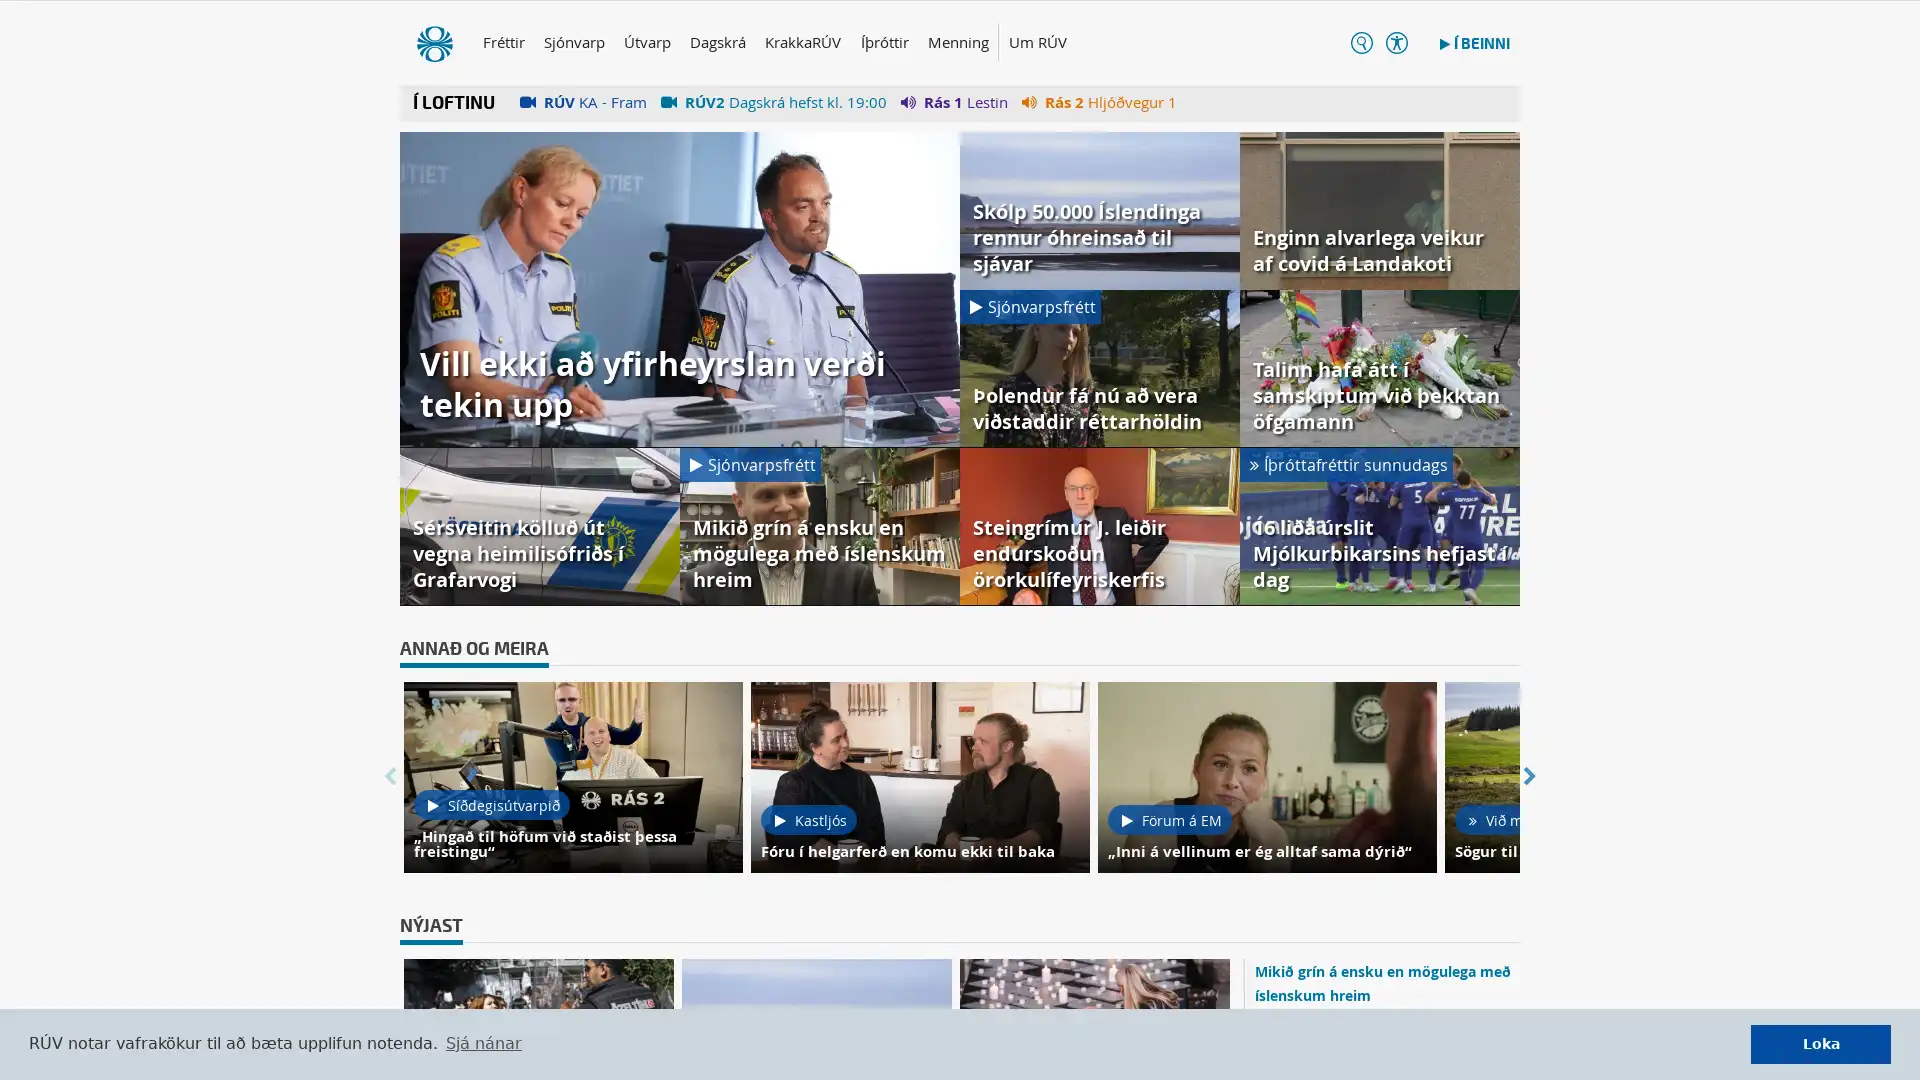 Image resolution: width=1920 pixels, height=1080 pixels. Describe the element at coordinates (1378, 45) in the screenshot. I see `hidden Stilling fyrir a sem kjosa frekar dokkan bakgrunn` at that location.